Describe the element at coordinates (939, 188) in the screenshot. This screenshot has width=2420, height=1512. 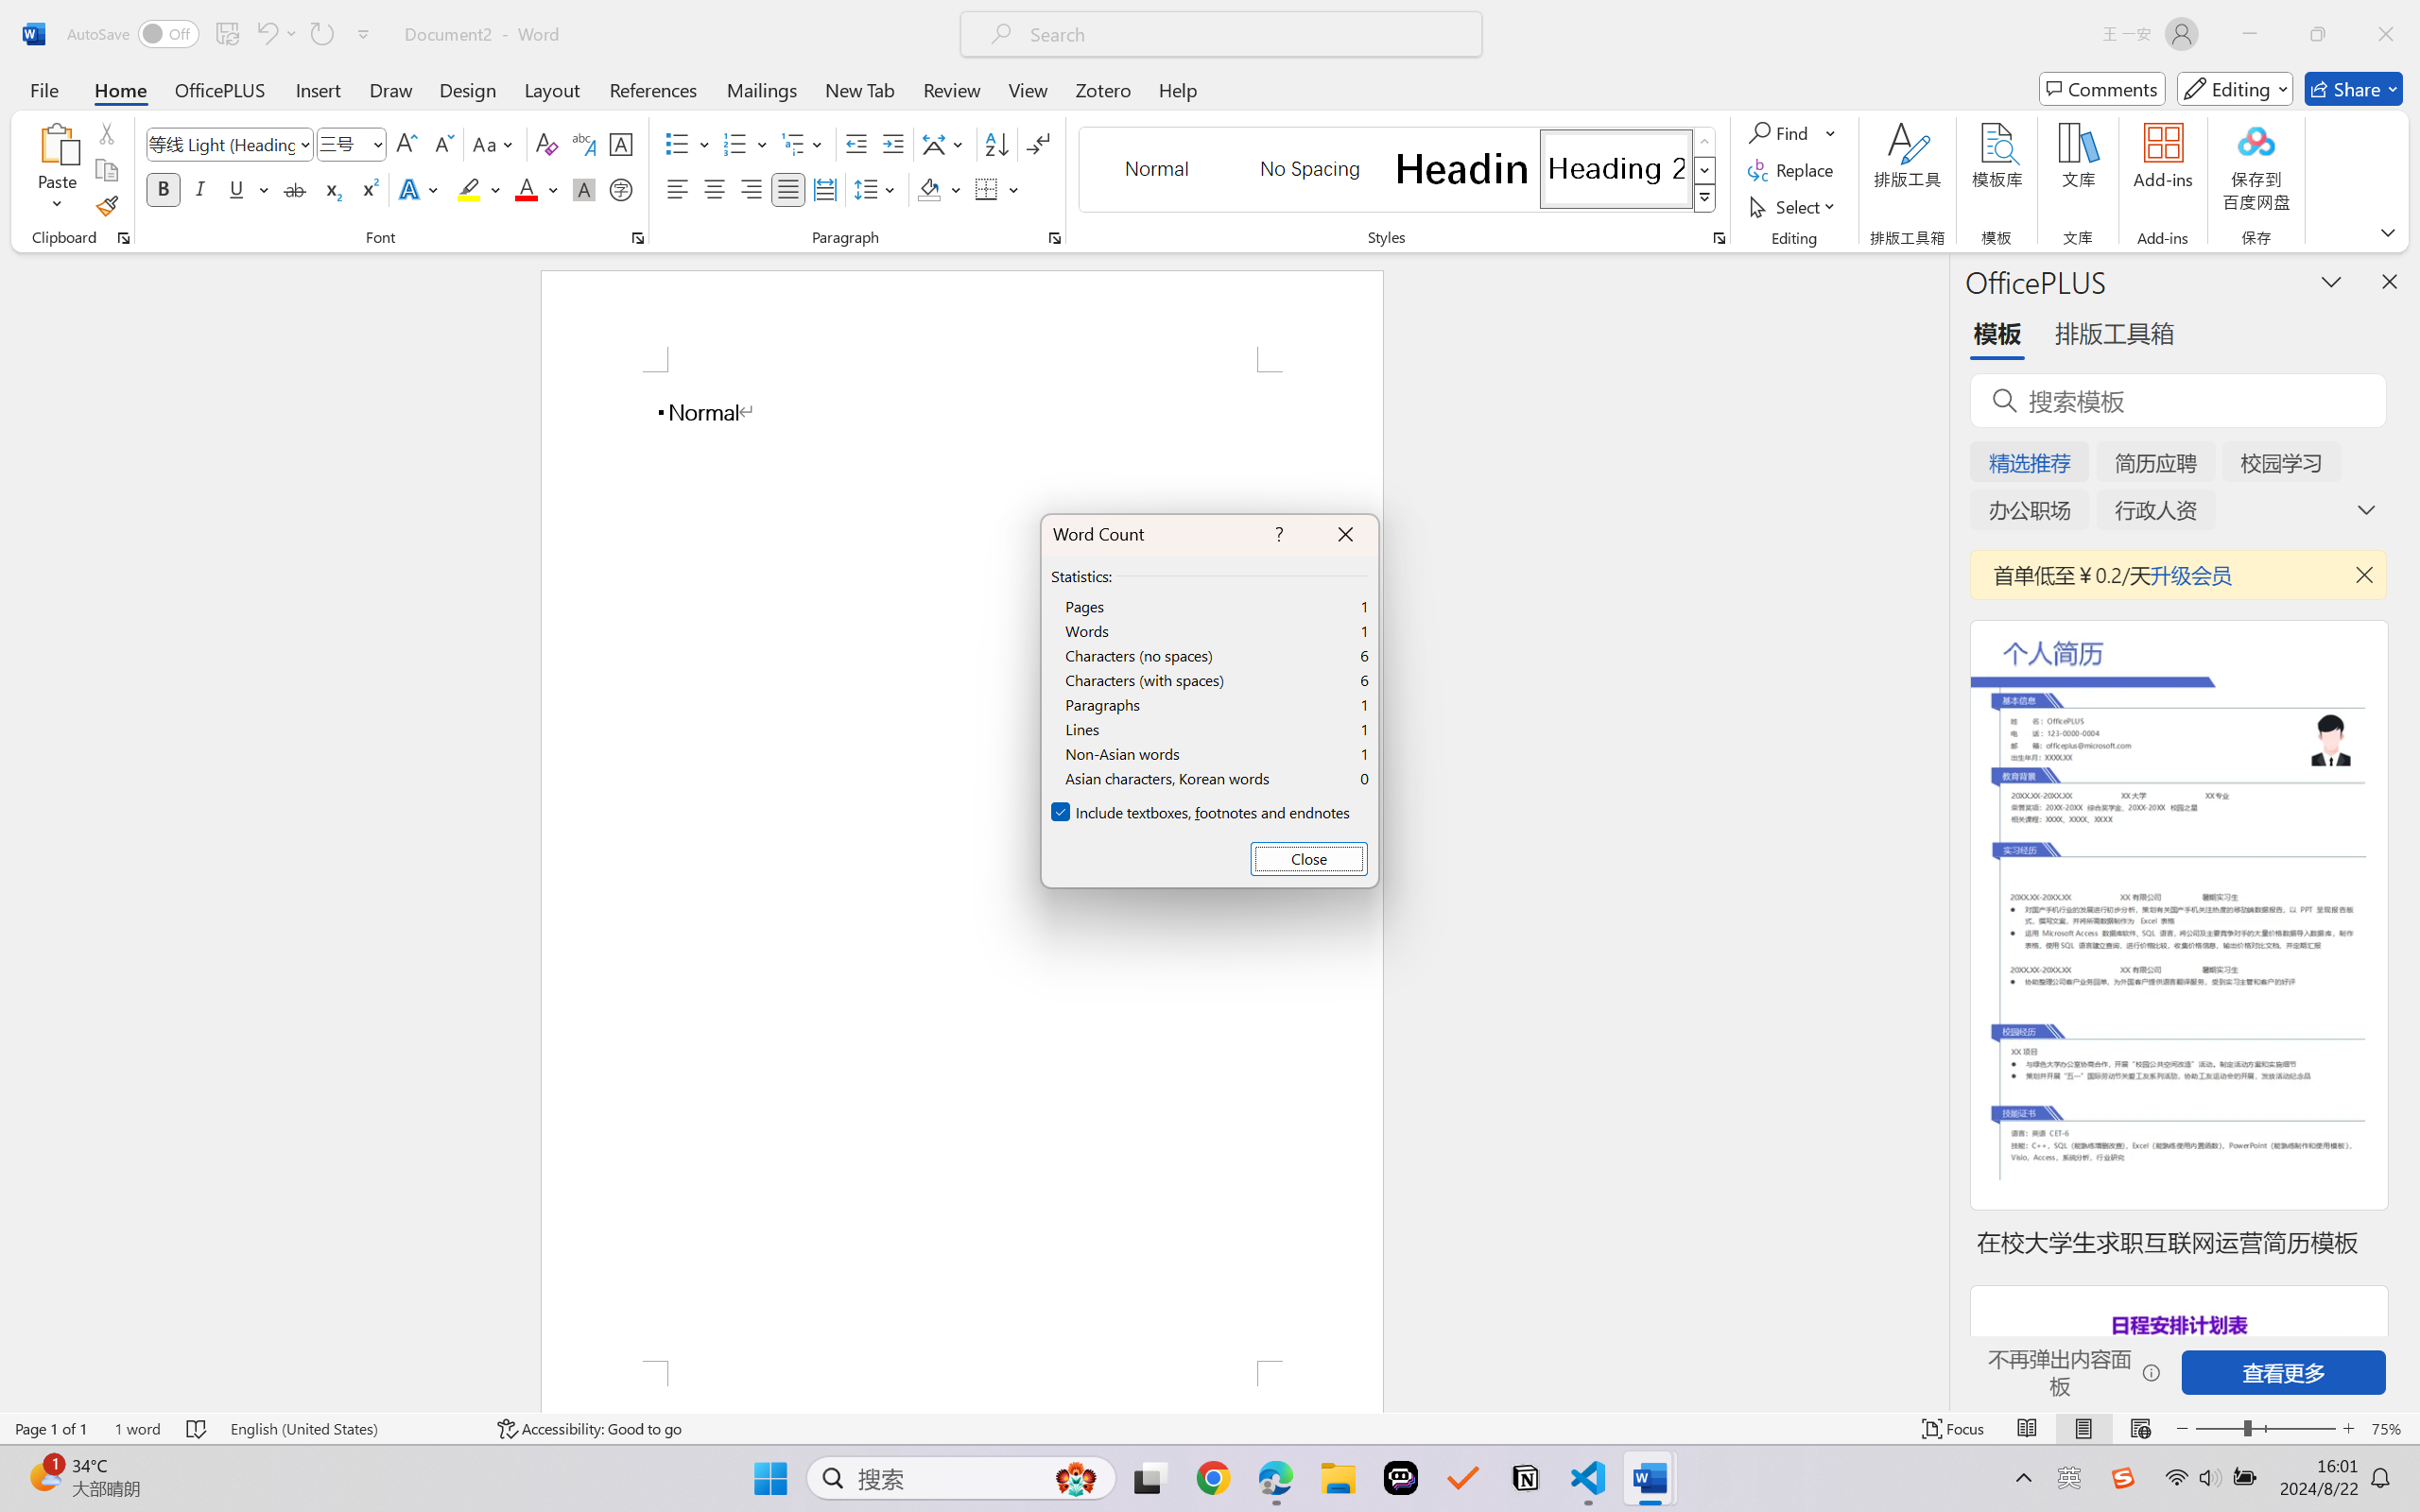
I see `'Shading'` at that location.